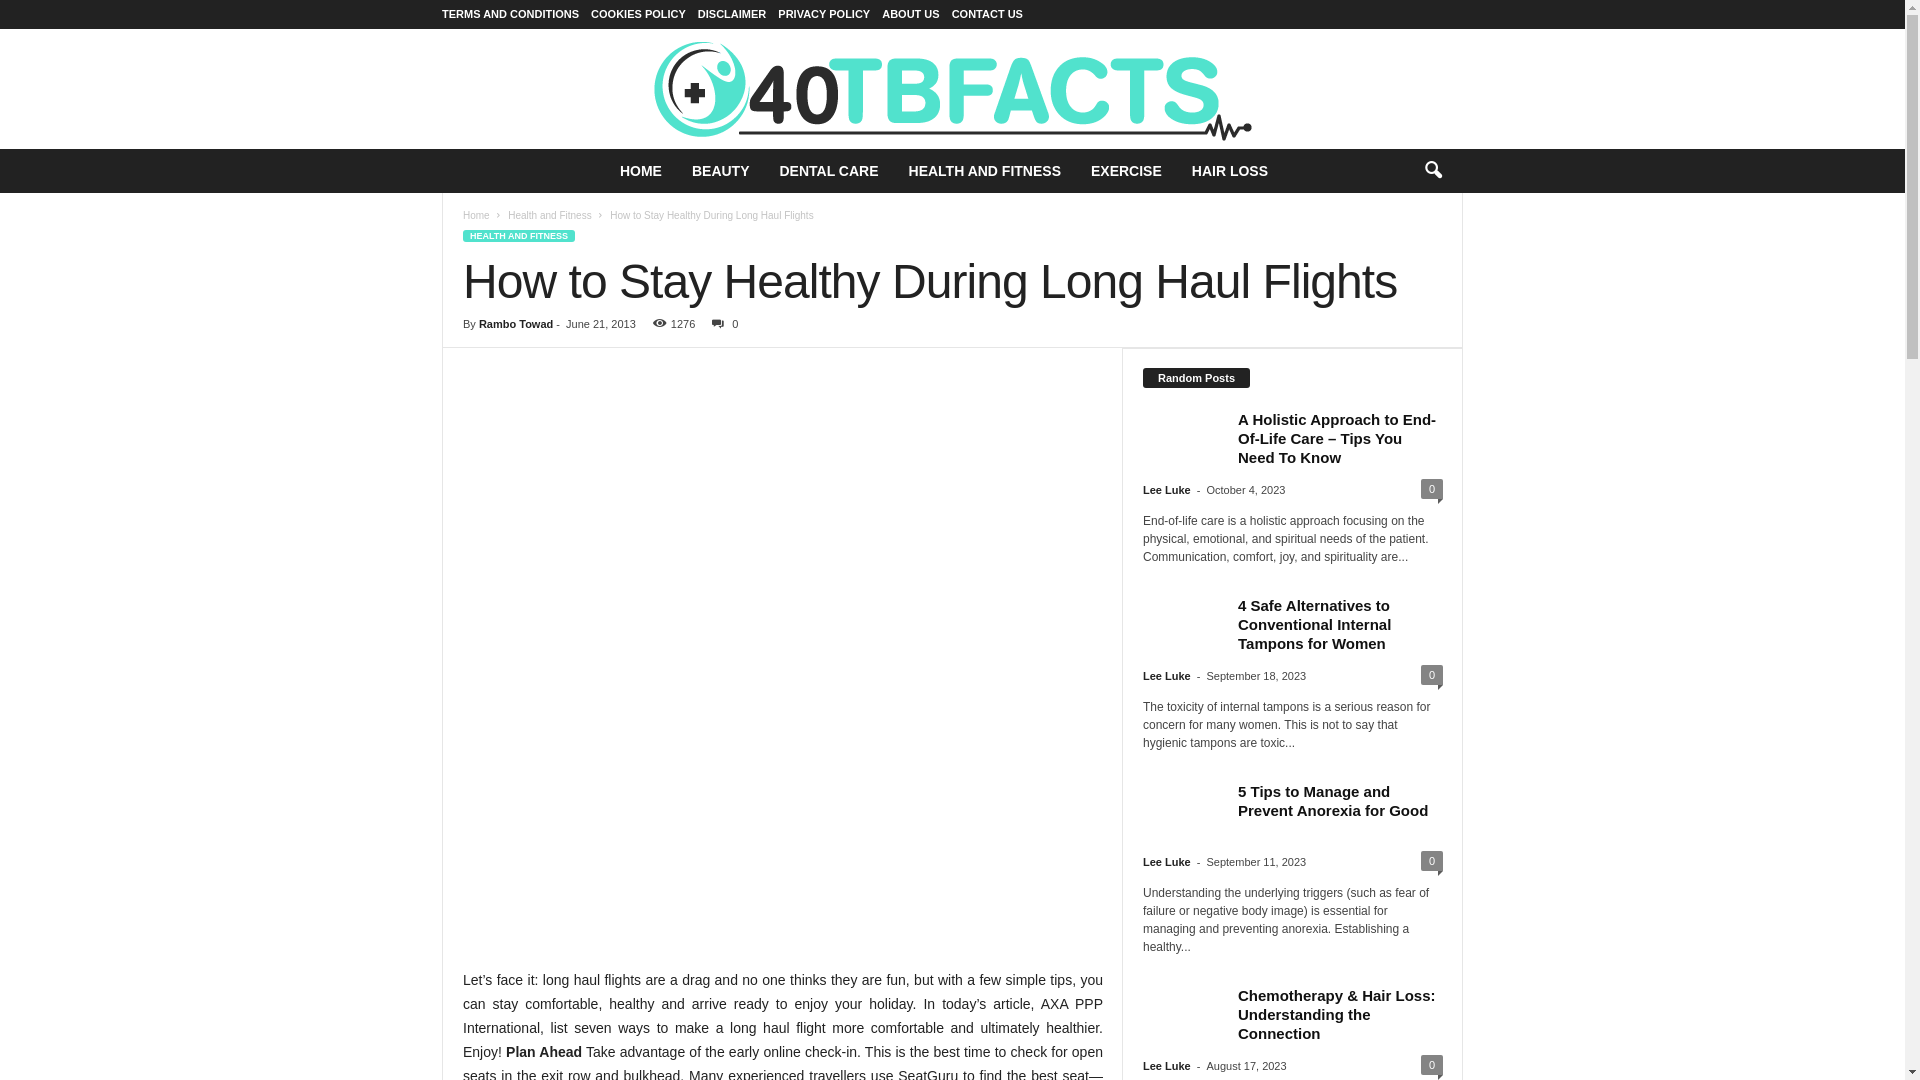 The image size is (1920, 1080). I want to click on 'HOME', so click(641, 169).